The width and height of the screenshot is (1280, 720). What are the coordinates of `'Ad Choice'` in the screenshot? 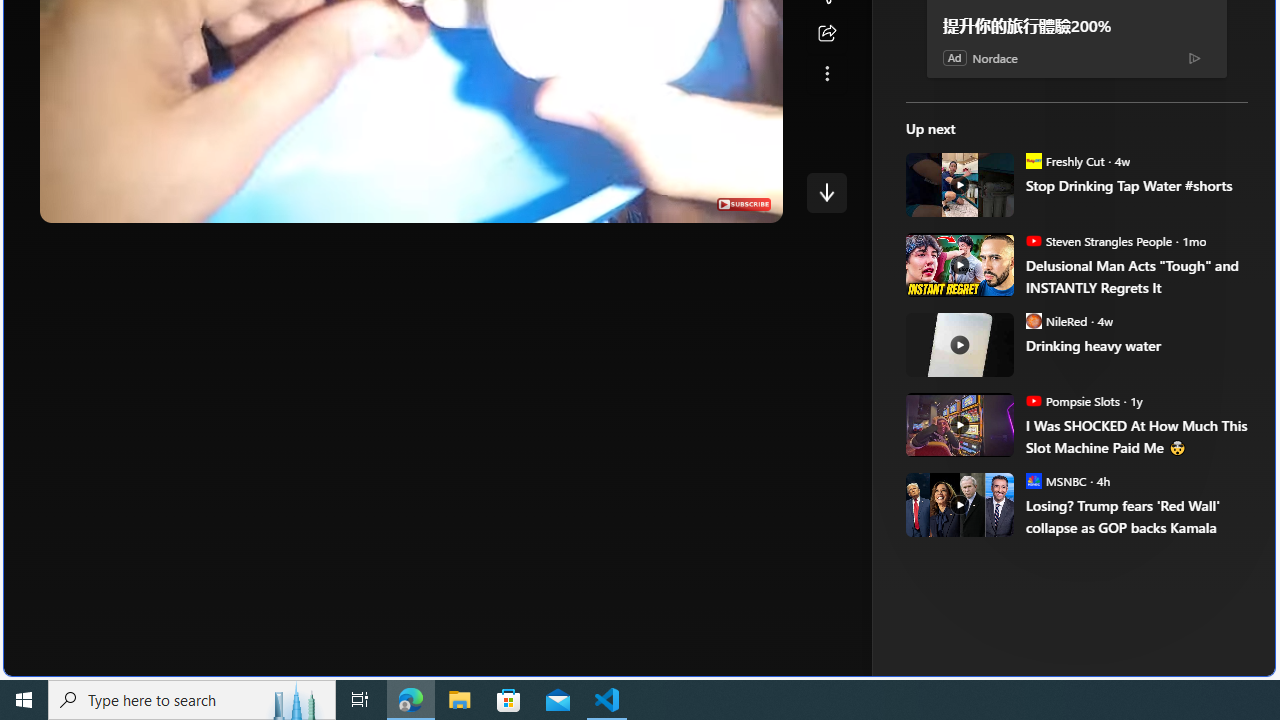 It's located at (1194, 56).